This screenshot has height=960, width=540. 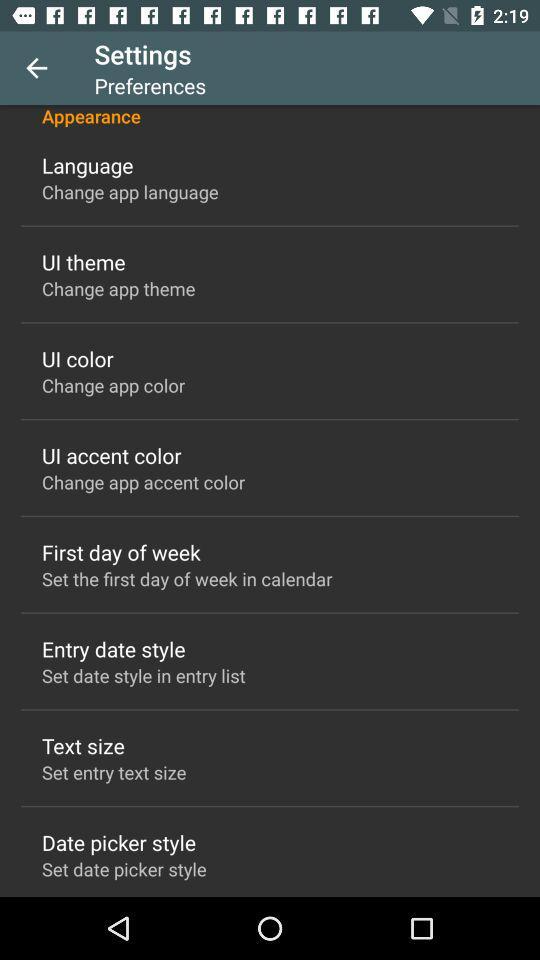 What do you see at coordinates (36, 68) in the screenshot?
I see `the app to the left of settings` at bounding box center [36, 68].